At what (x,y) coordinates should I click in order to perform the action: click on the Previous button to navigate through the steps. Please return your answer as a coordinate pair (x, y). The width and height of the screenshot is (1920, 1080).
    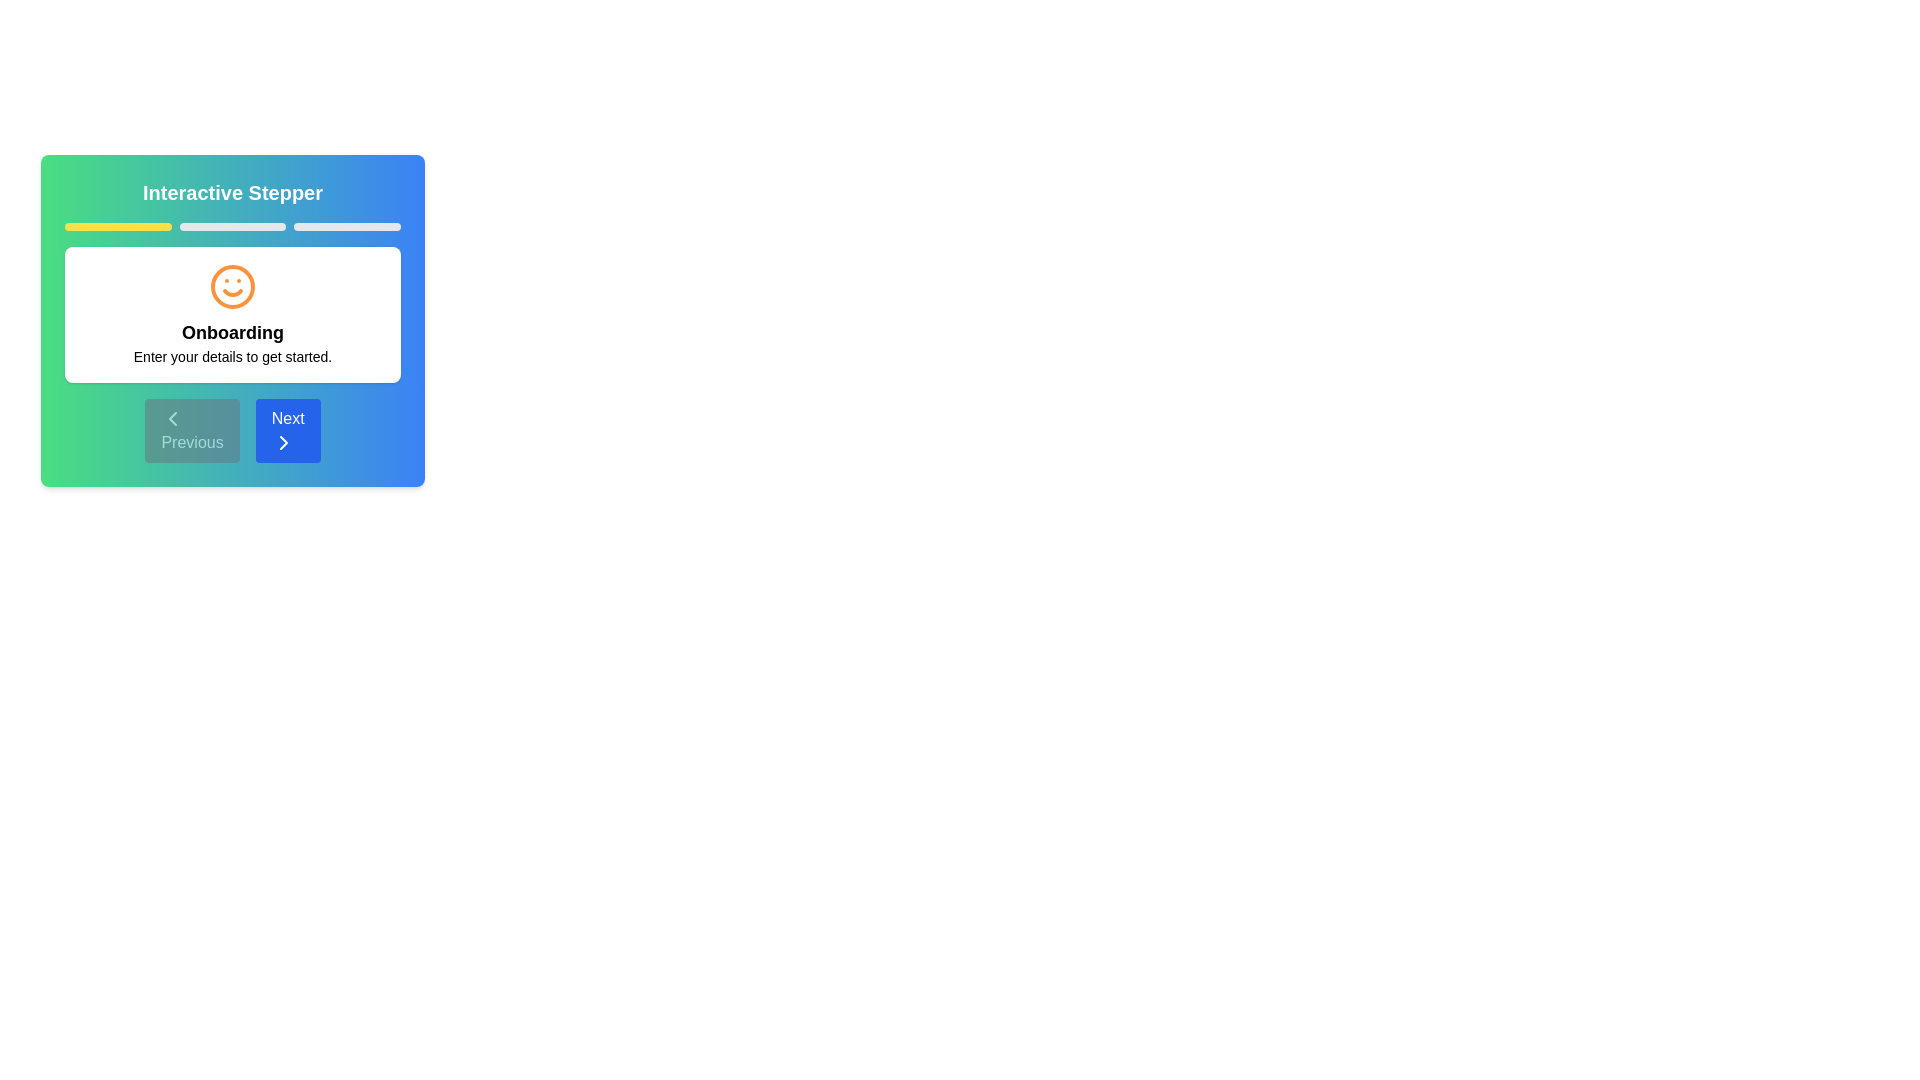
    Looking at the image, I should click on (192, 430).